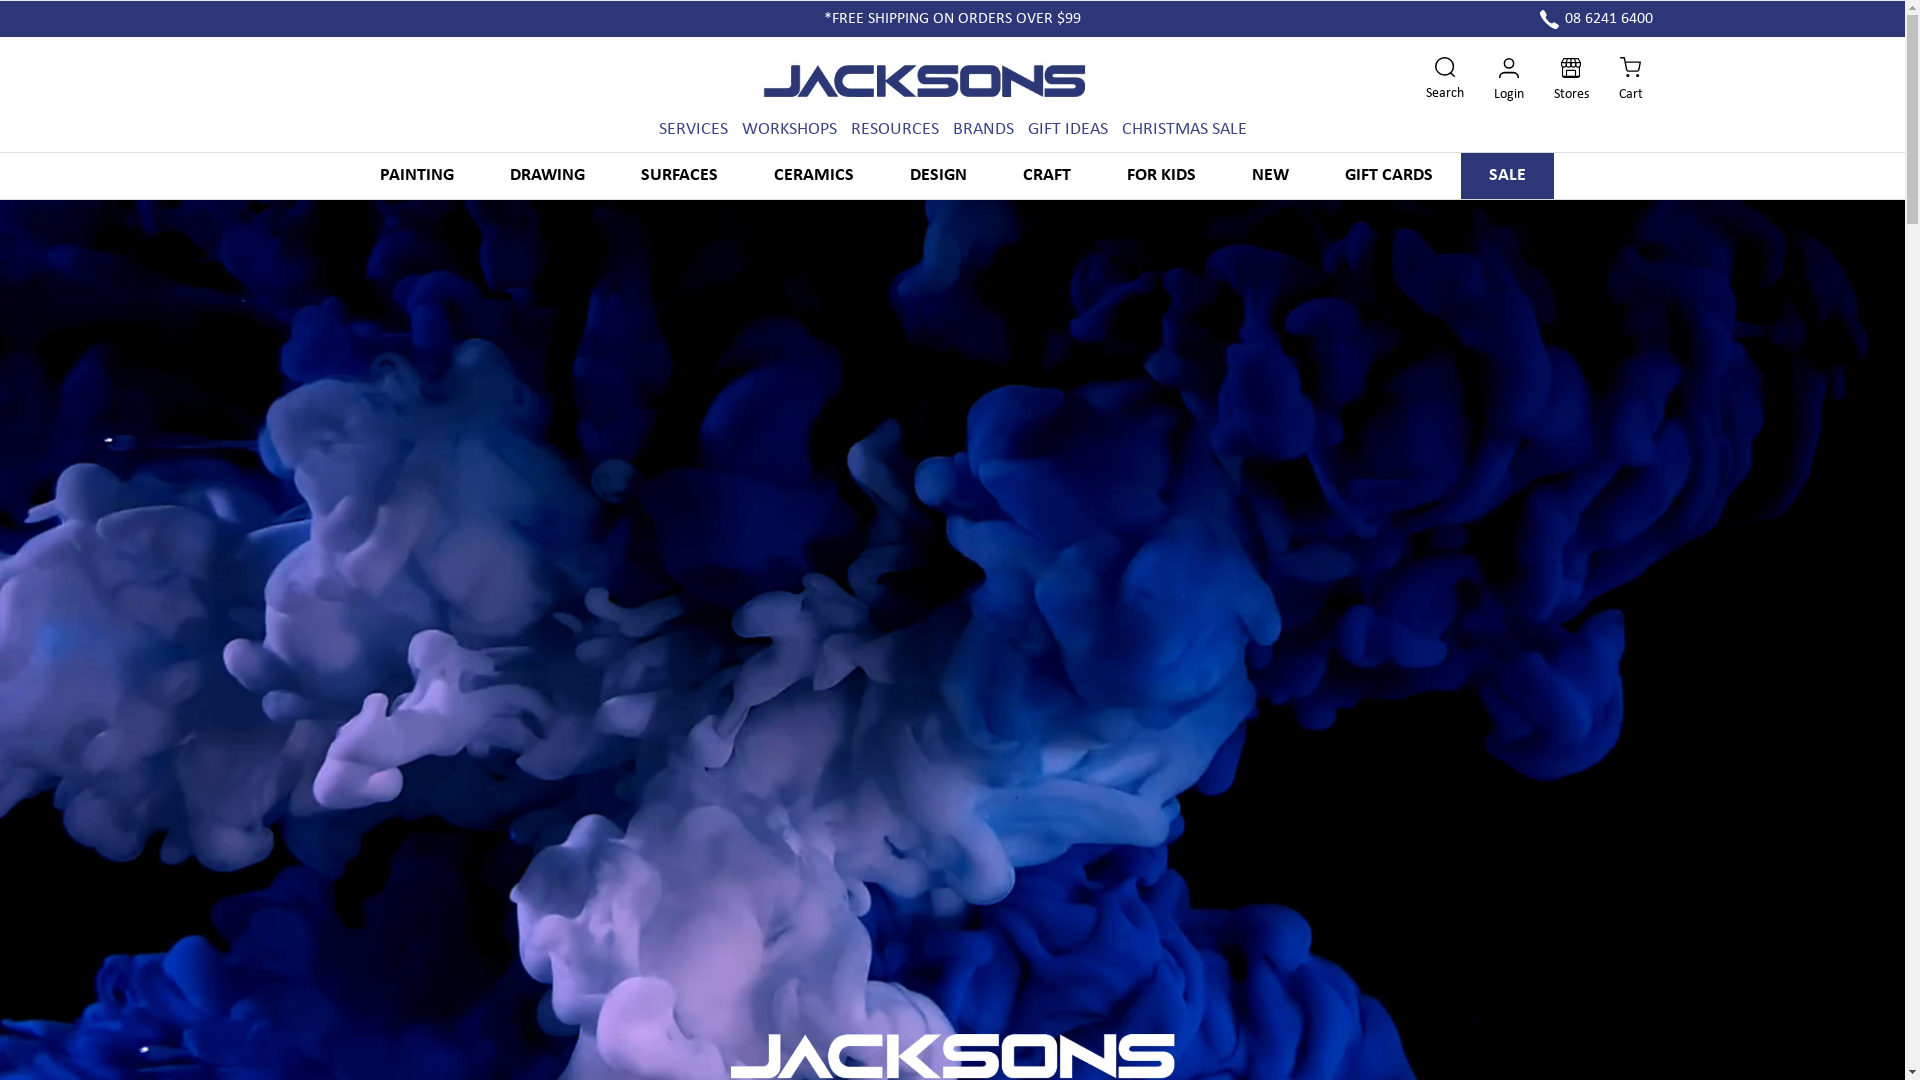  I want to click on 'SALE', so click(1459, 175).